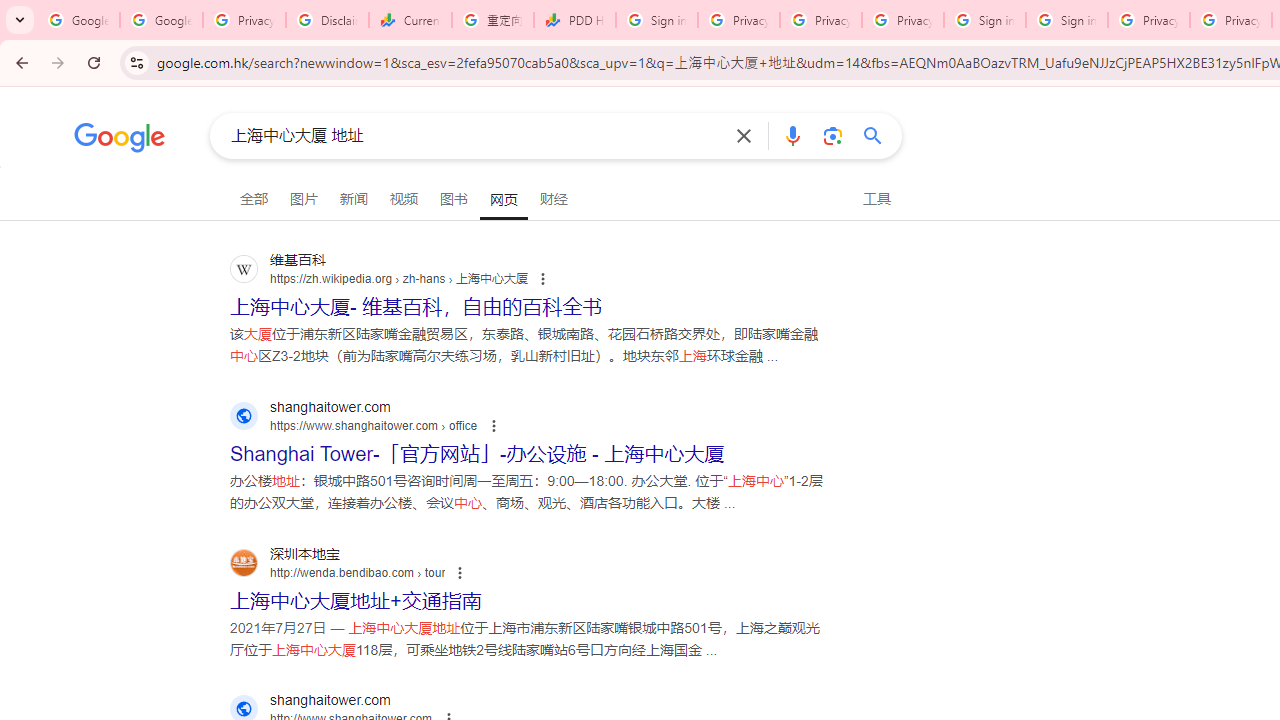  I want to click on 'Sign in - Google Accounts', so click(1066, 20).